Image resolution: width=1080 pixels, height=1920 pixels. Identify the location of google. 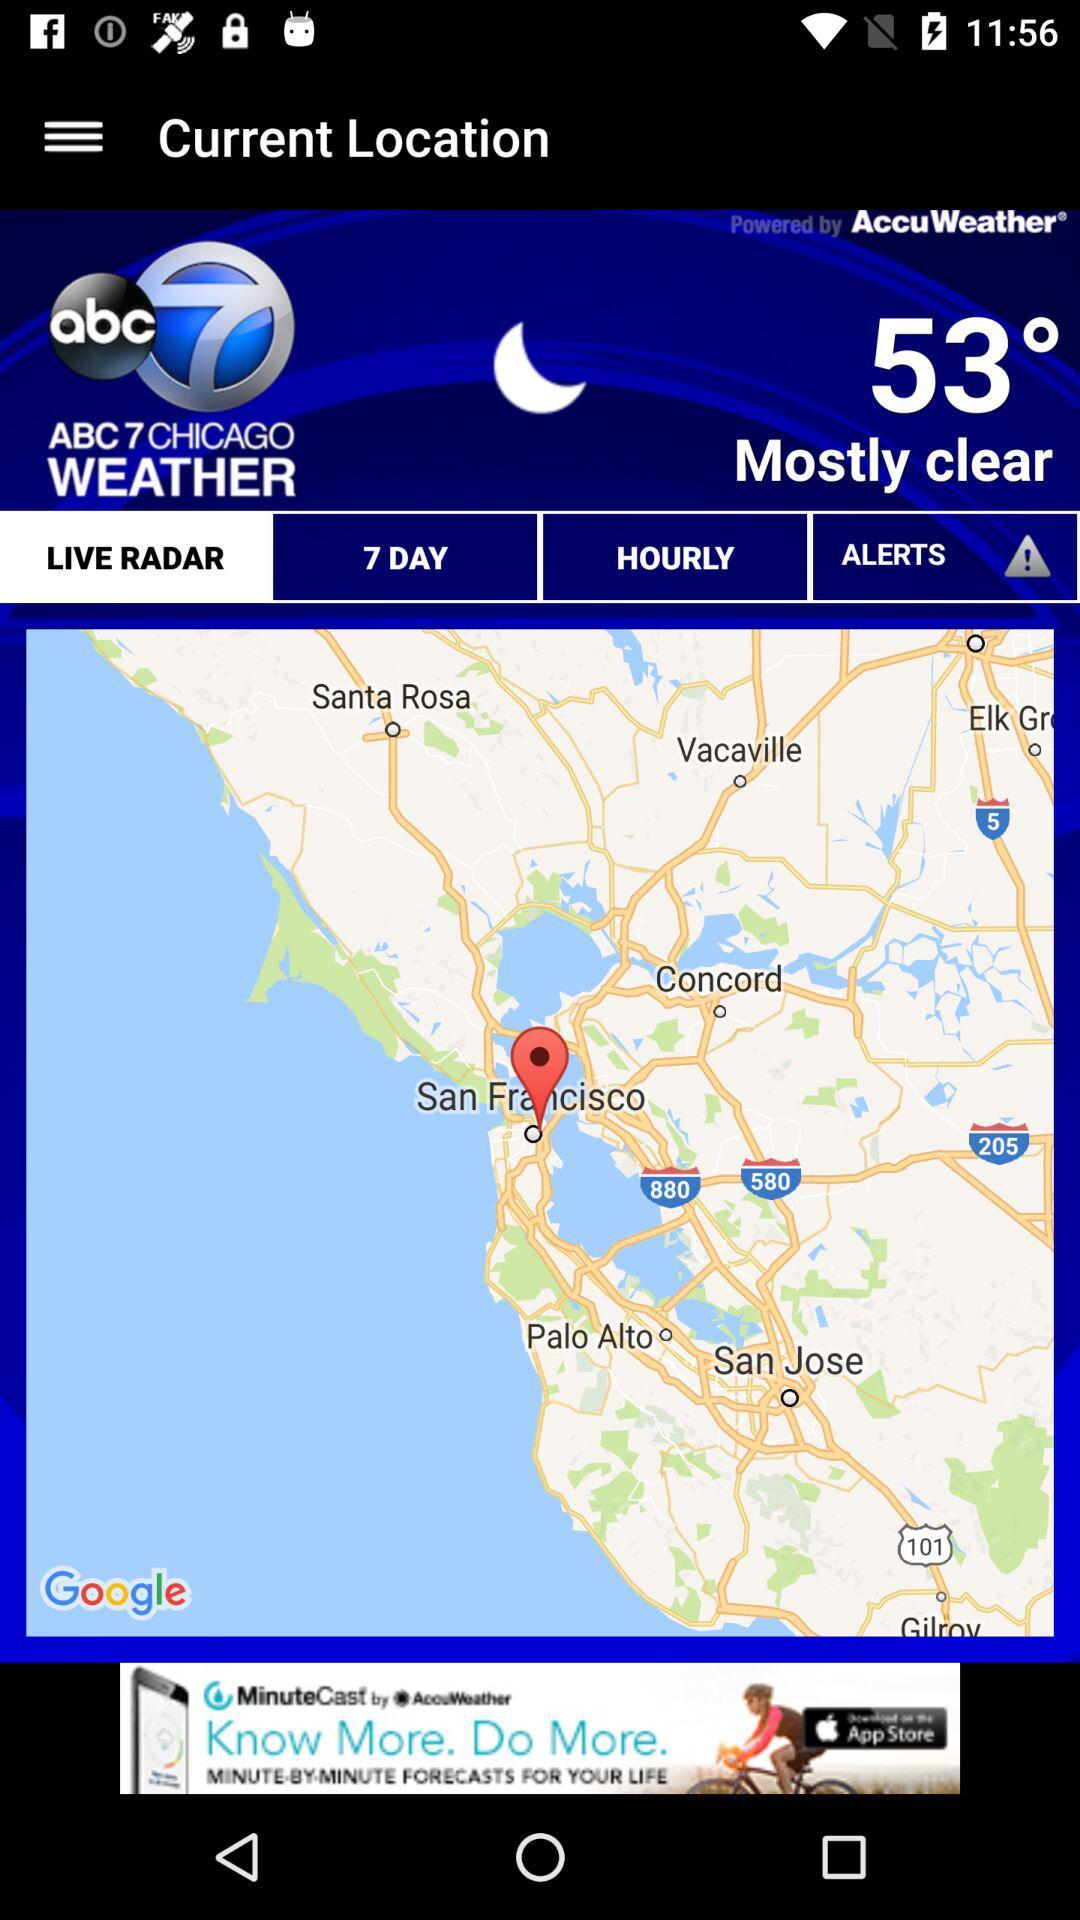
(118, 1592).